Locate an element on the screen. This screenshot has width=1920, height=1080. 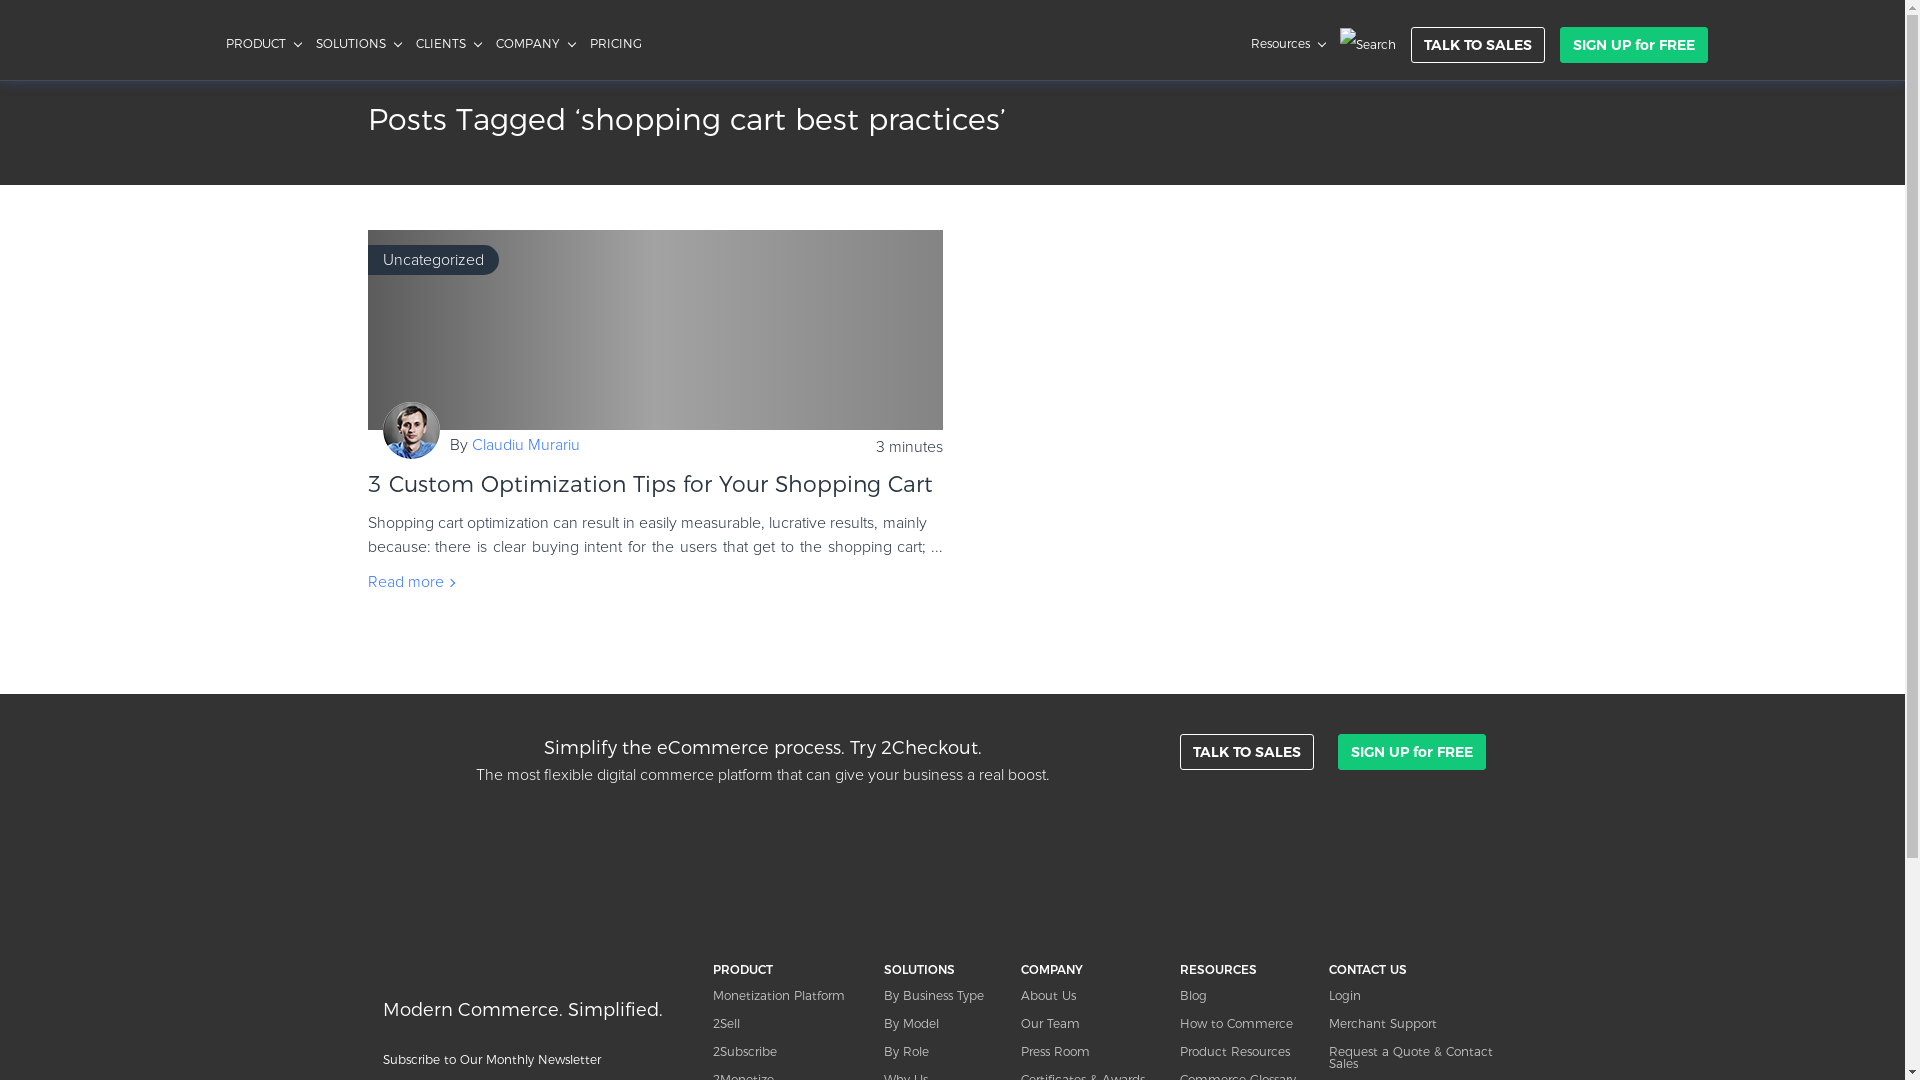
'TALK TO SALES' is located at coordinates (1246, 752).